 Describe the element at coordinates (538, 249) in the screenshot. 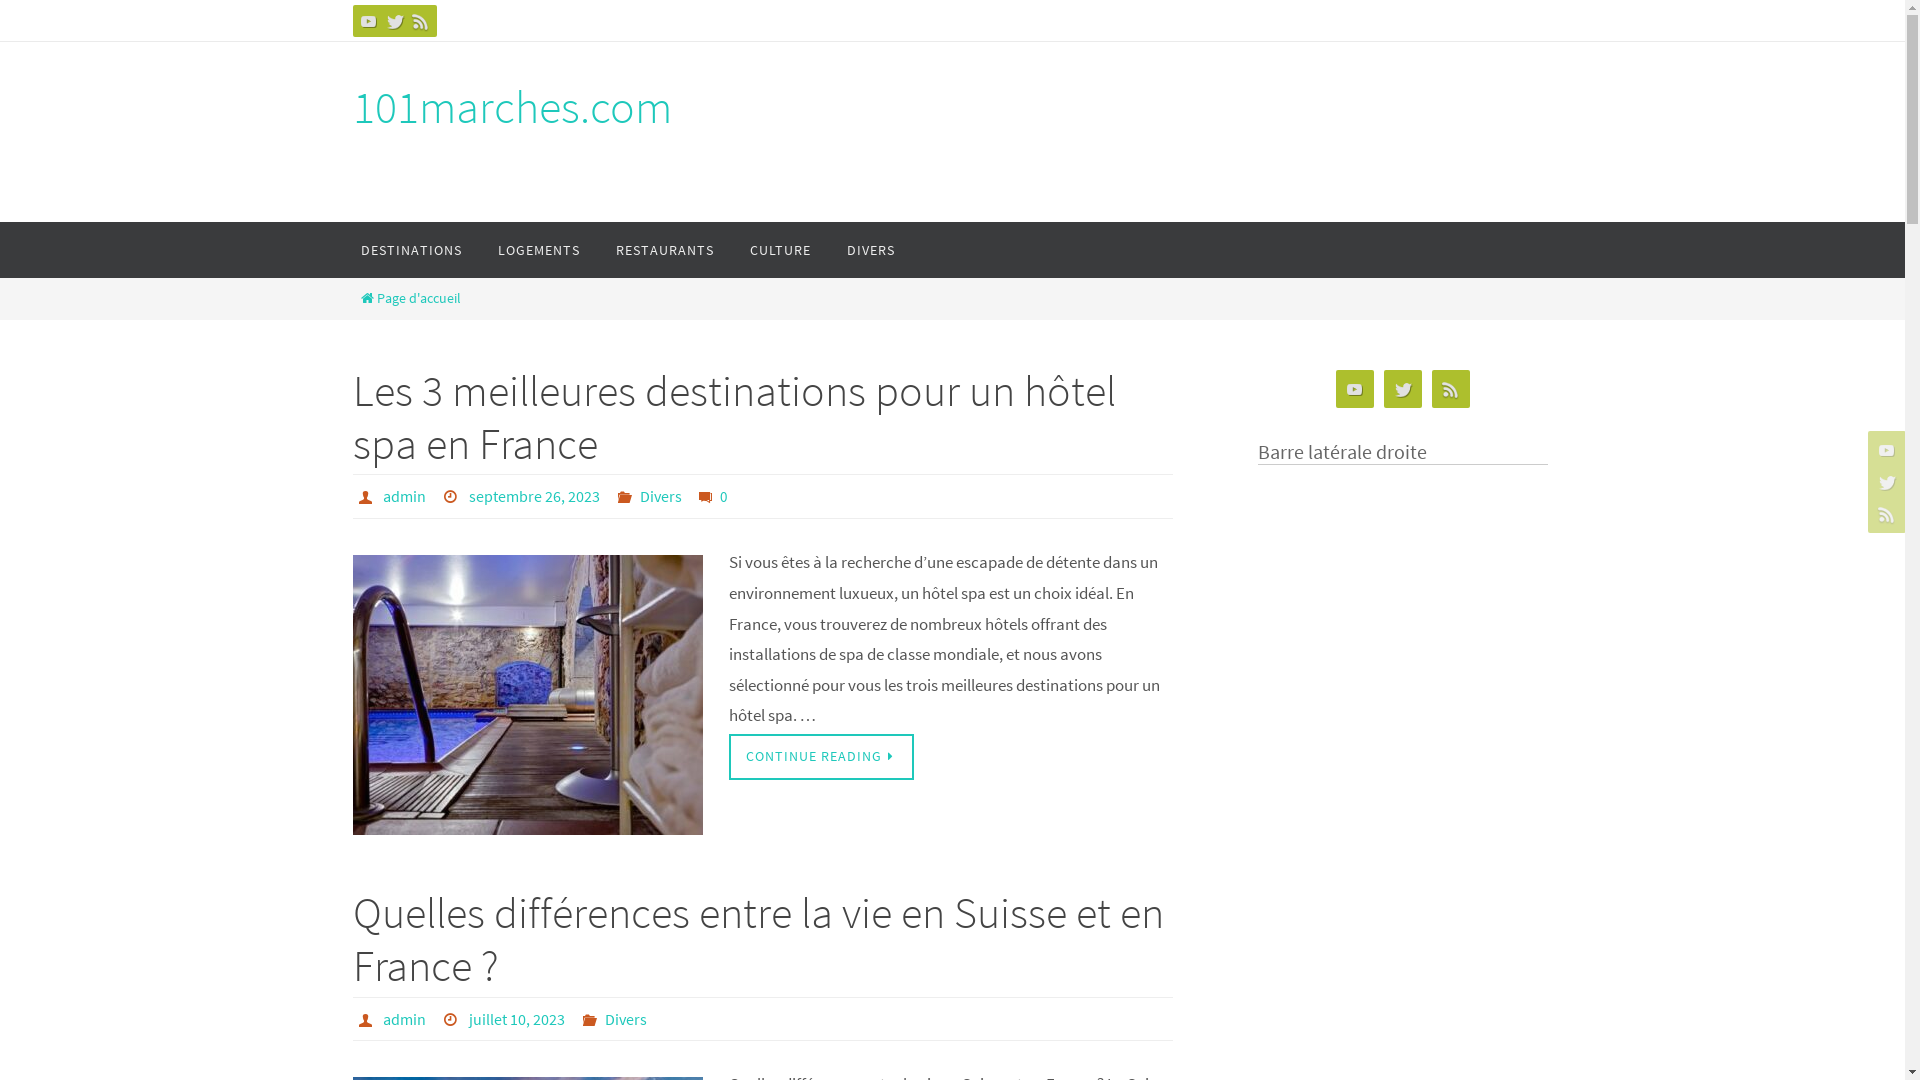

I see `'LOGEMENTS'` at that location.